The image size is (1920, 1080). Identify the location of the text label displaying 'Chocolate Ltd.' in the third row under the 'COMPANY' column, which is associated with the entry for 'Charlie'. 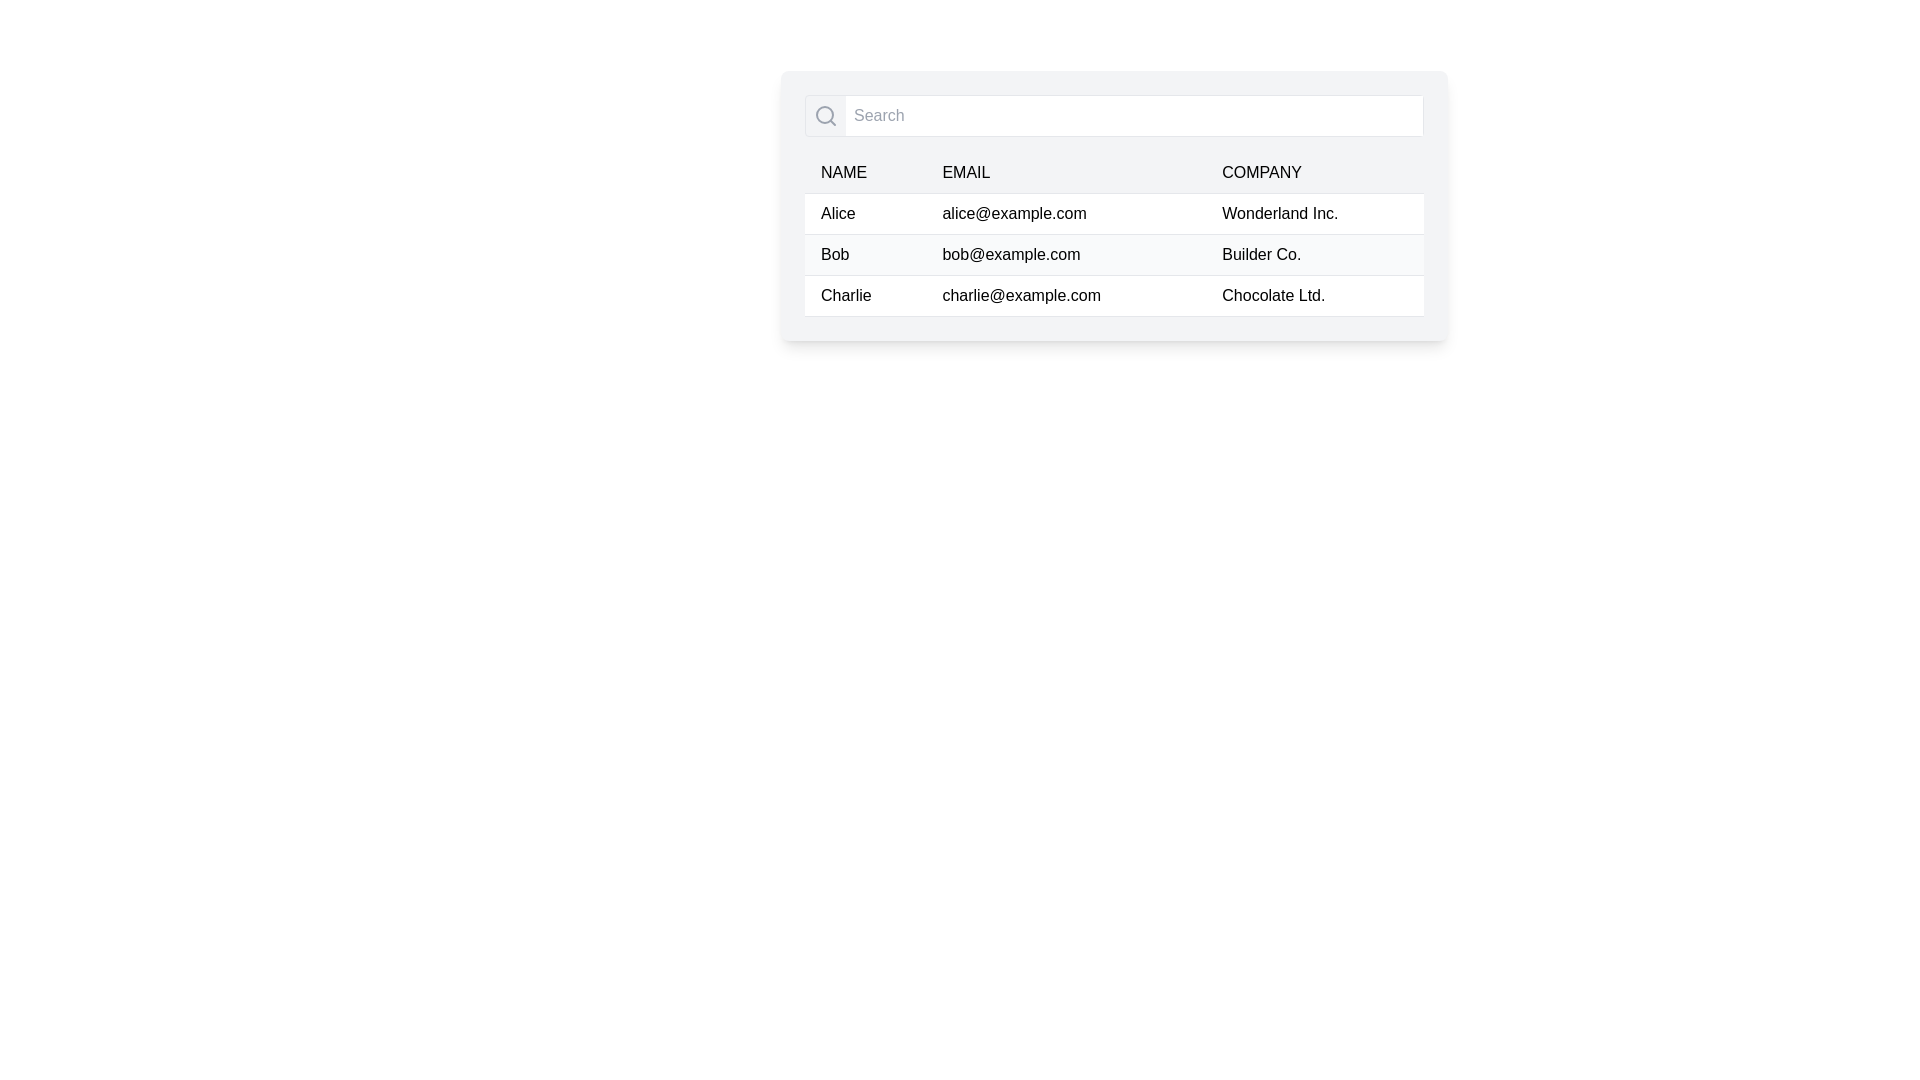
(1315, 296).